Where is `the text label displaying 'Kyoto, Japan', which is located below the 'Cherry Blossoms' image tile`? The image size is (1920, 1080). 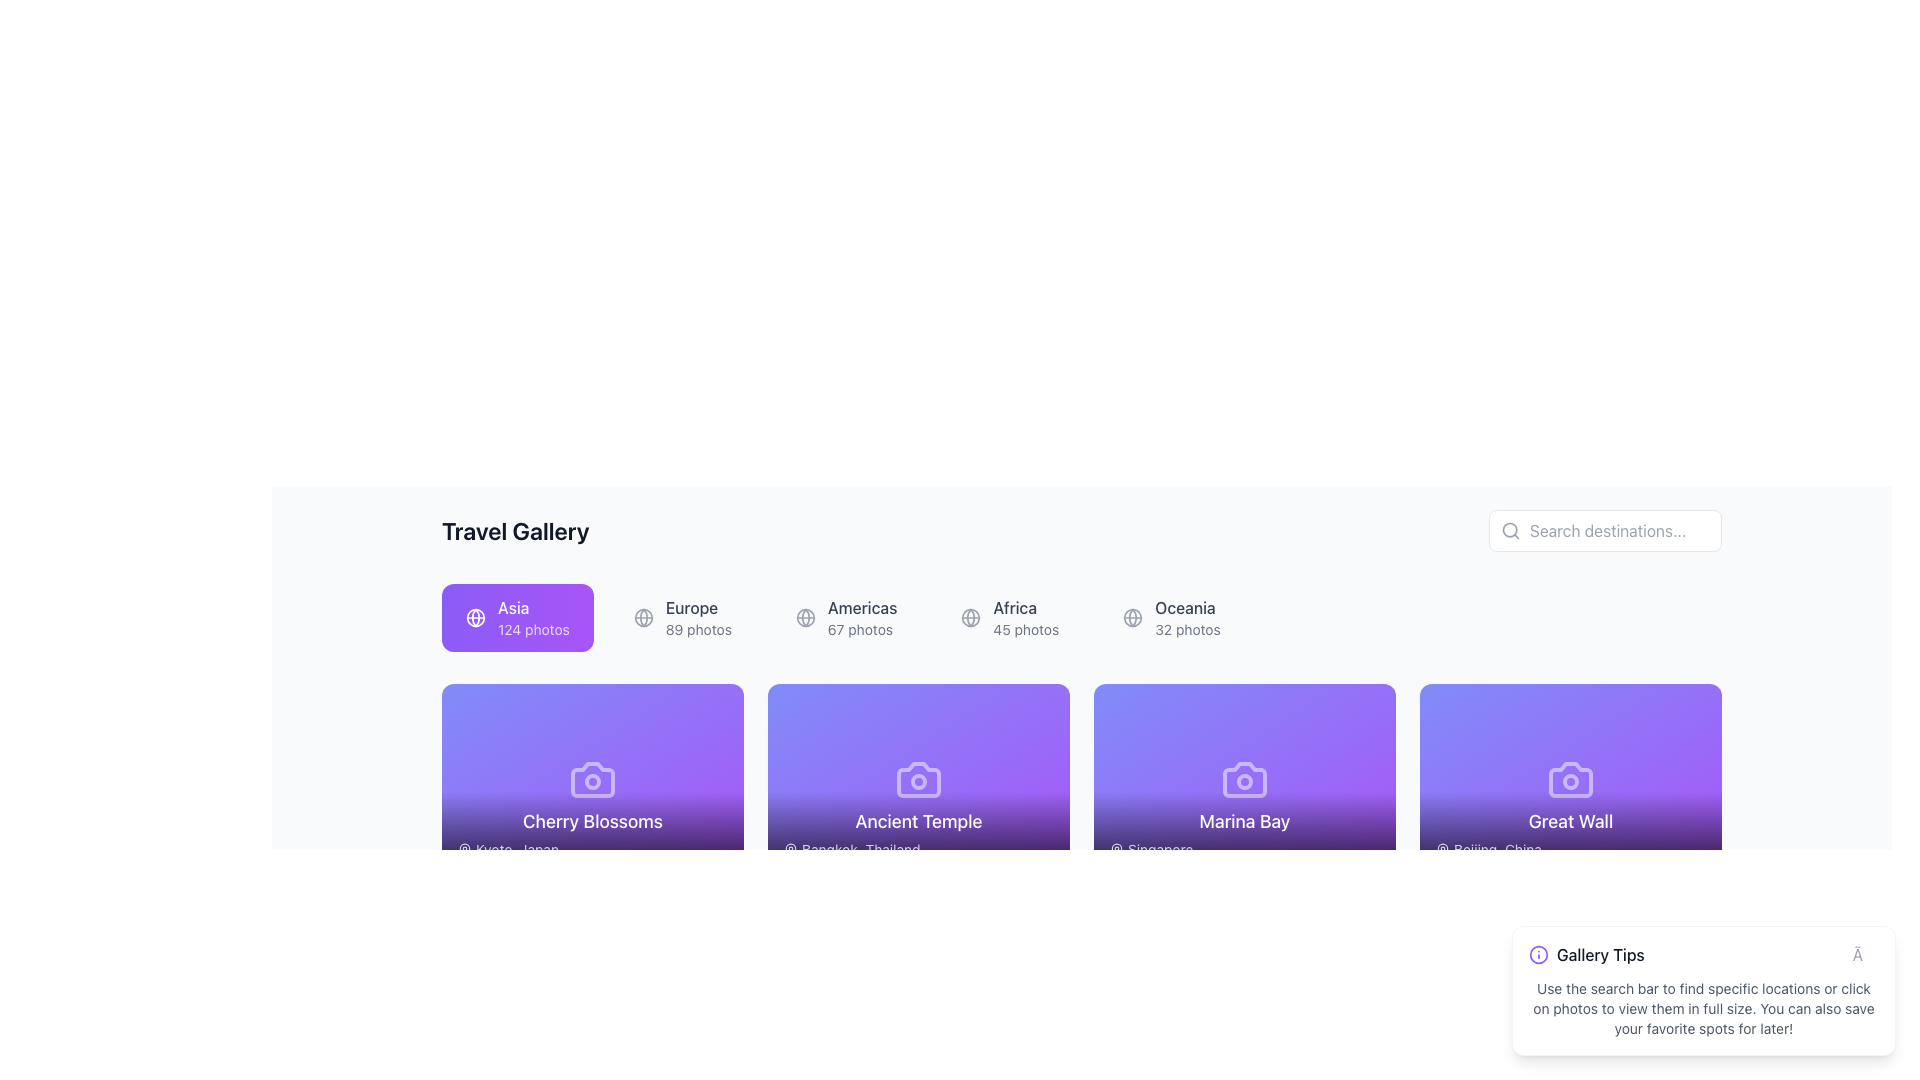
the text label displaying 'Kyoto, Japan', which is located below the 'Cherry Blossoms' image tile is located at coordinates (517, 849).